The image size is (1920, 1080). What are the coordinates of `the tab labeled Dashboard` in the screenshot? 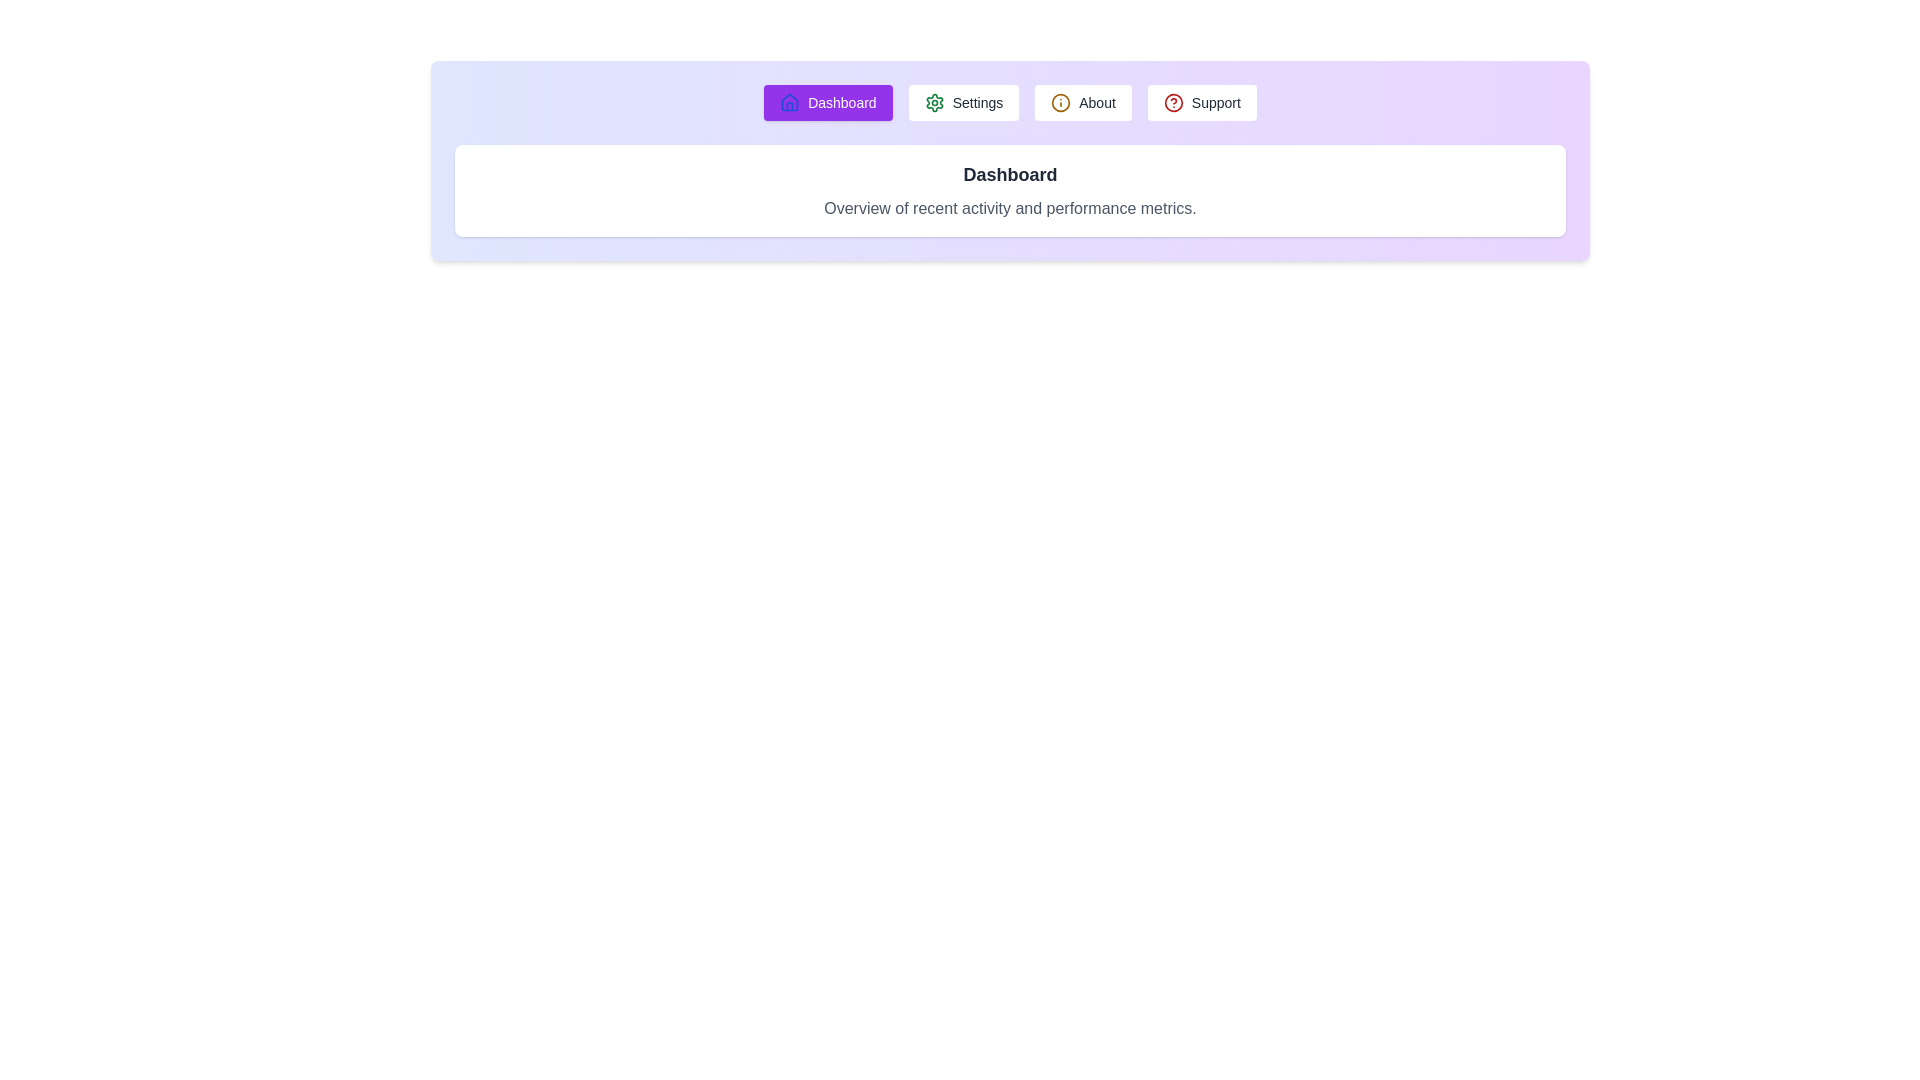 It's located at (828, 103).